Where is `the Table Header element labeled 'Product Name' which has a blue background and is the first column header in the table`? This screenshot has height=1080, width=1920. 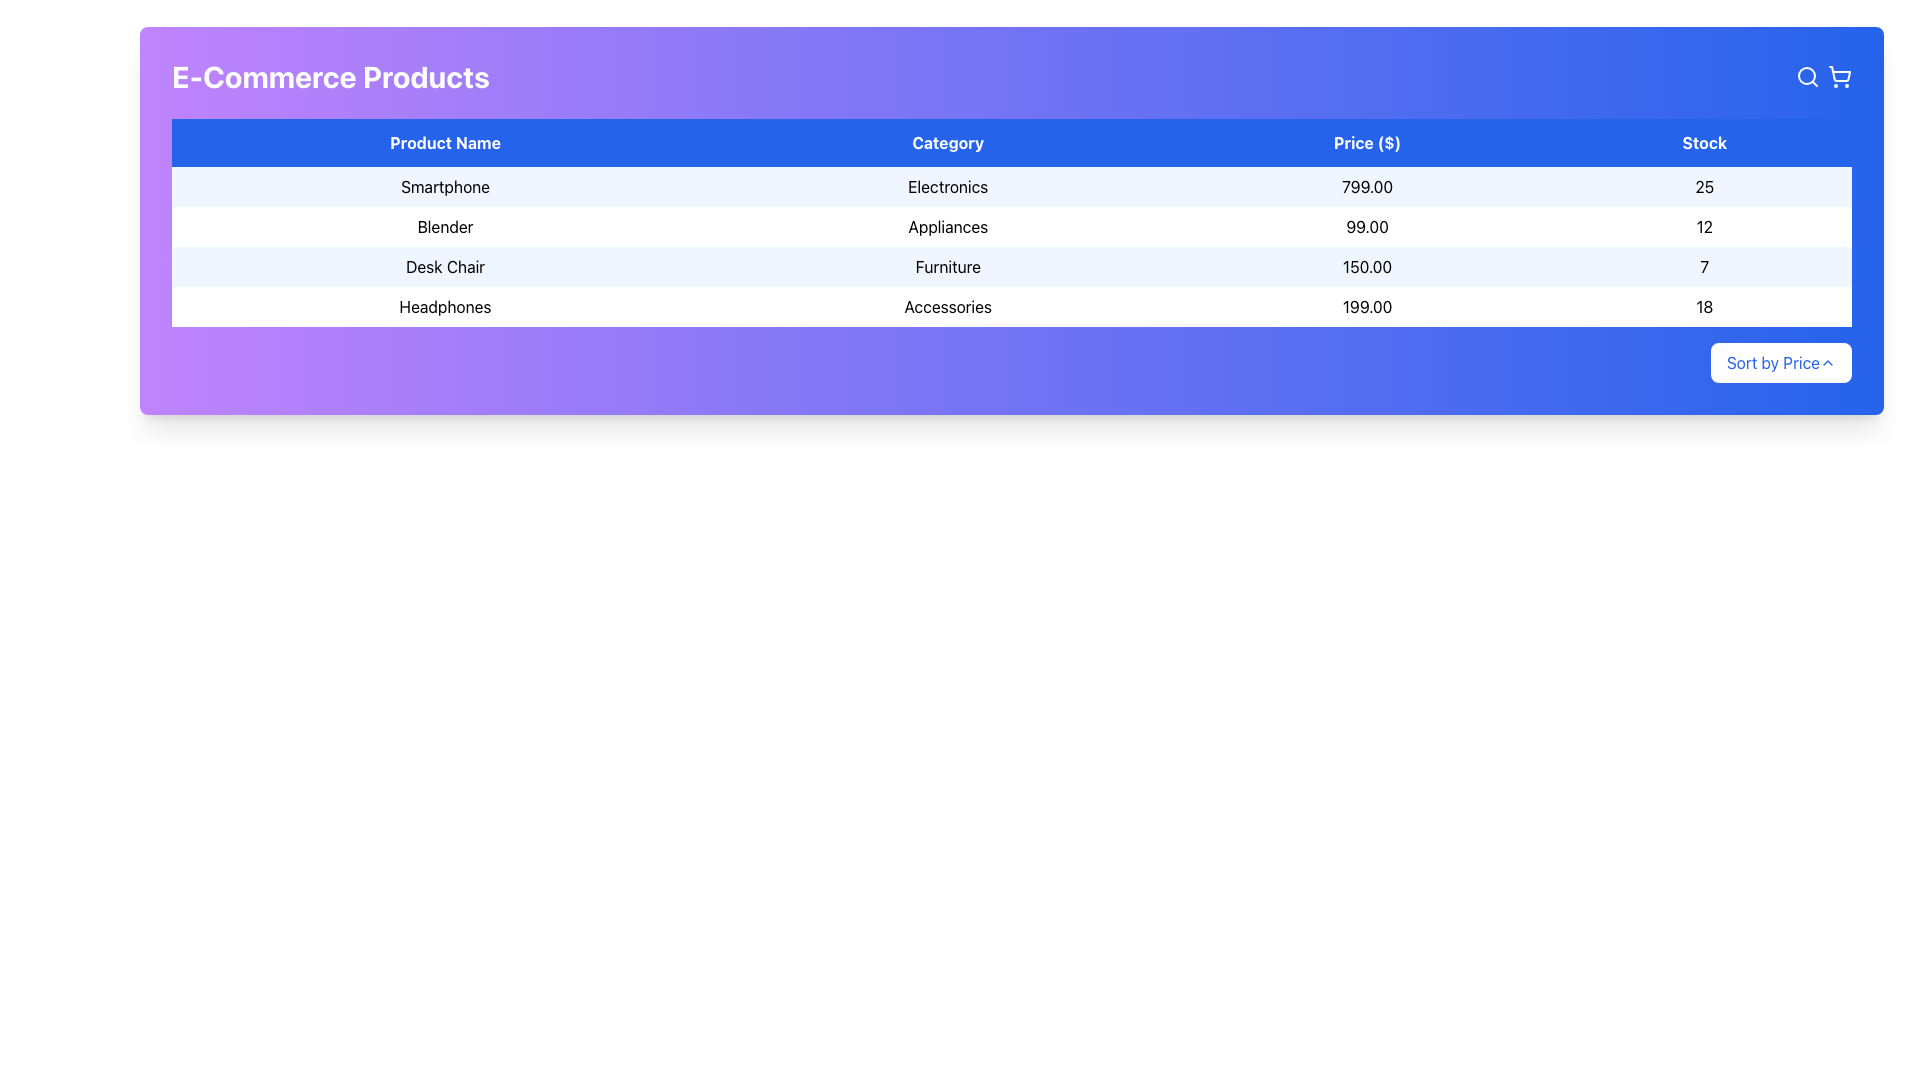 the Table Header element labeled 'Product Name' which has a blue background and is the first column header in the table is located at coordinates (444, 141).